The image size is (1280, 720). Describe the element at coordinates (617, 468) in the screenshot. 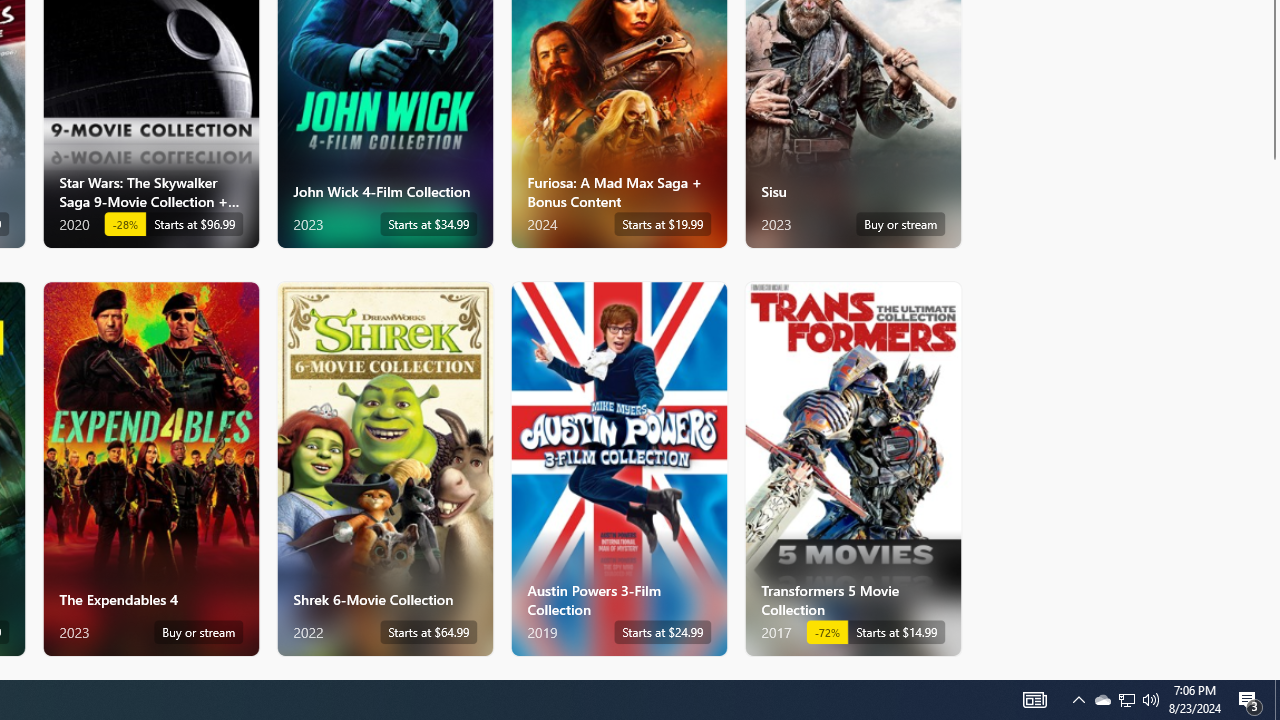

I see `'Austin Powers 3-Film Collection. Starts at $24.99  '` at that location.